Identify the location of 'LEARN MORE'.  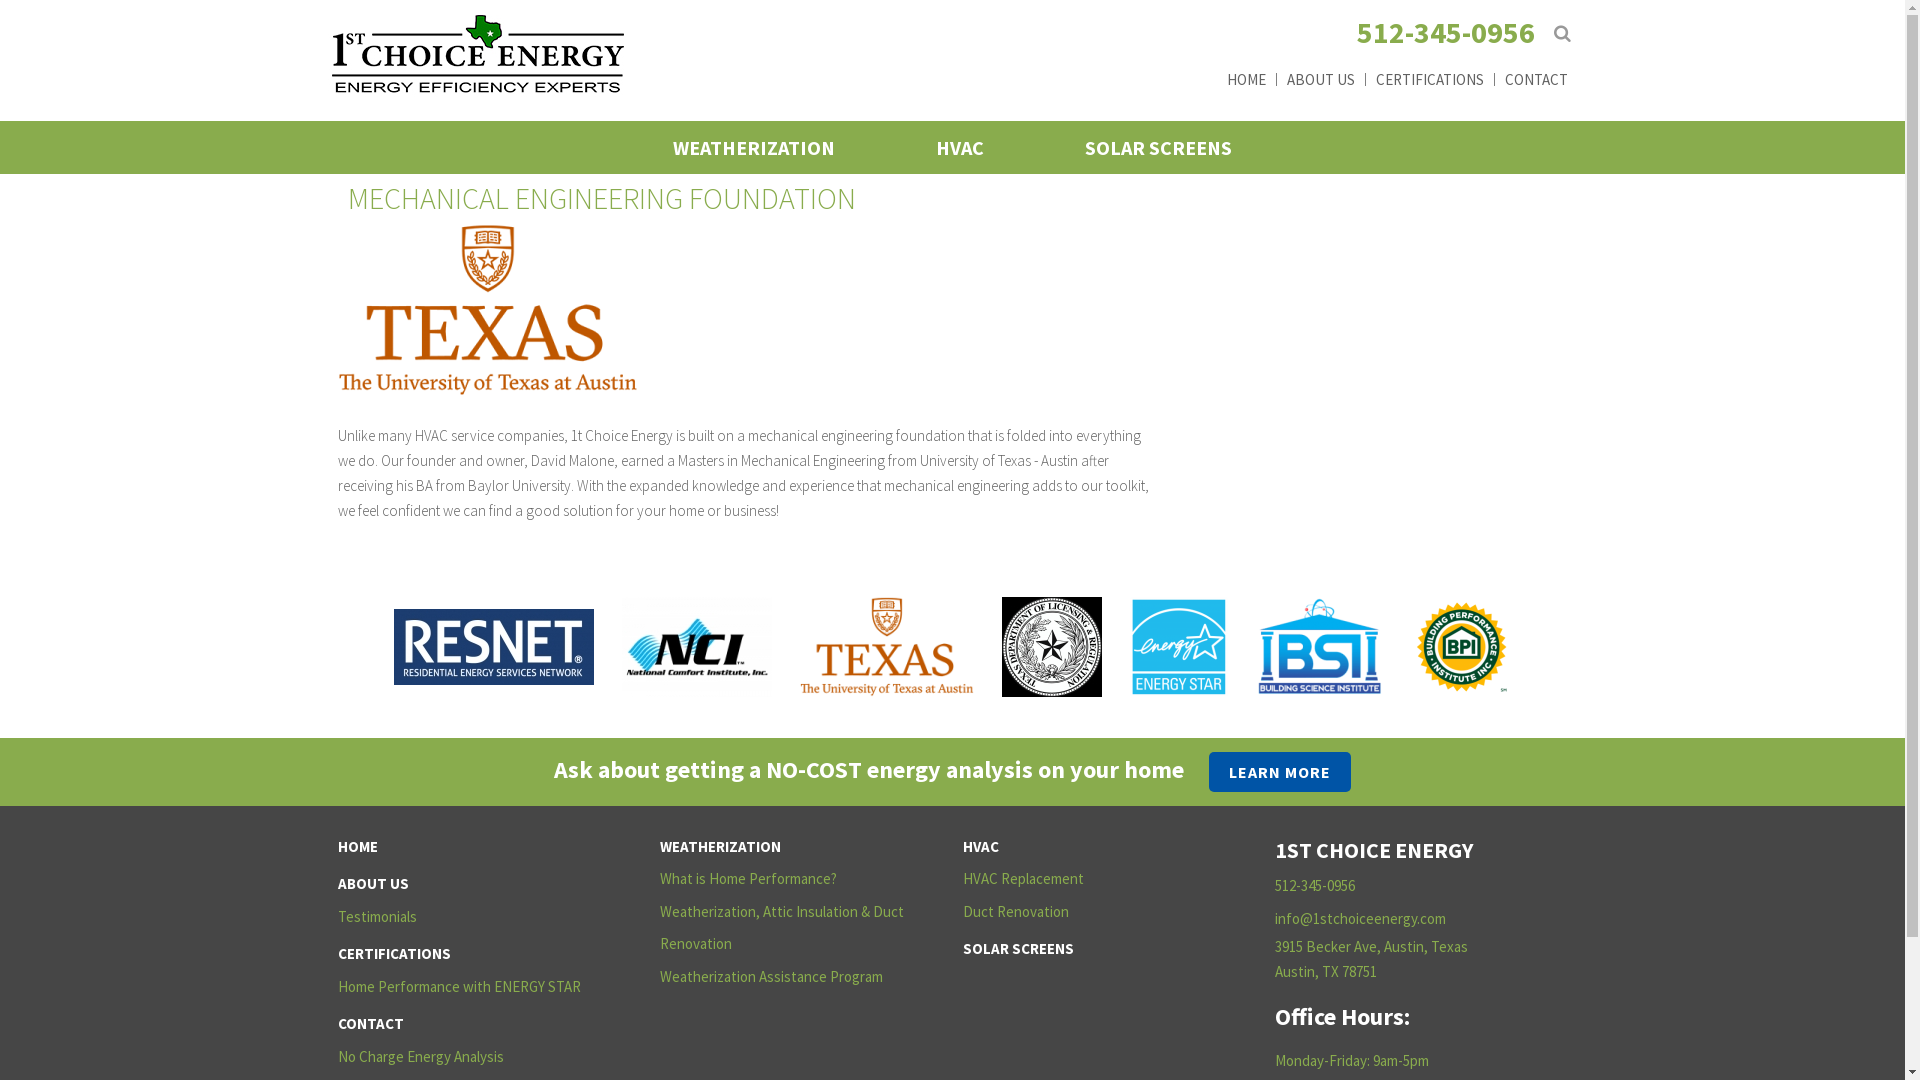
(1280, 770).